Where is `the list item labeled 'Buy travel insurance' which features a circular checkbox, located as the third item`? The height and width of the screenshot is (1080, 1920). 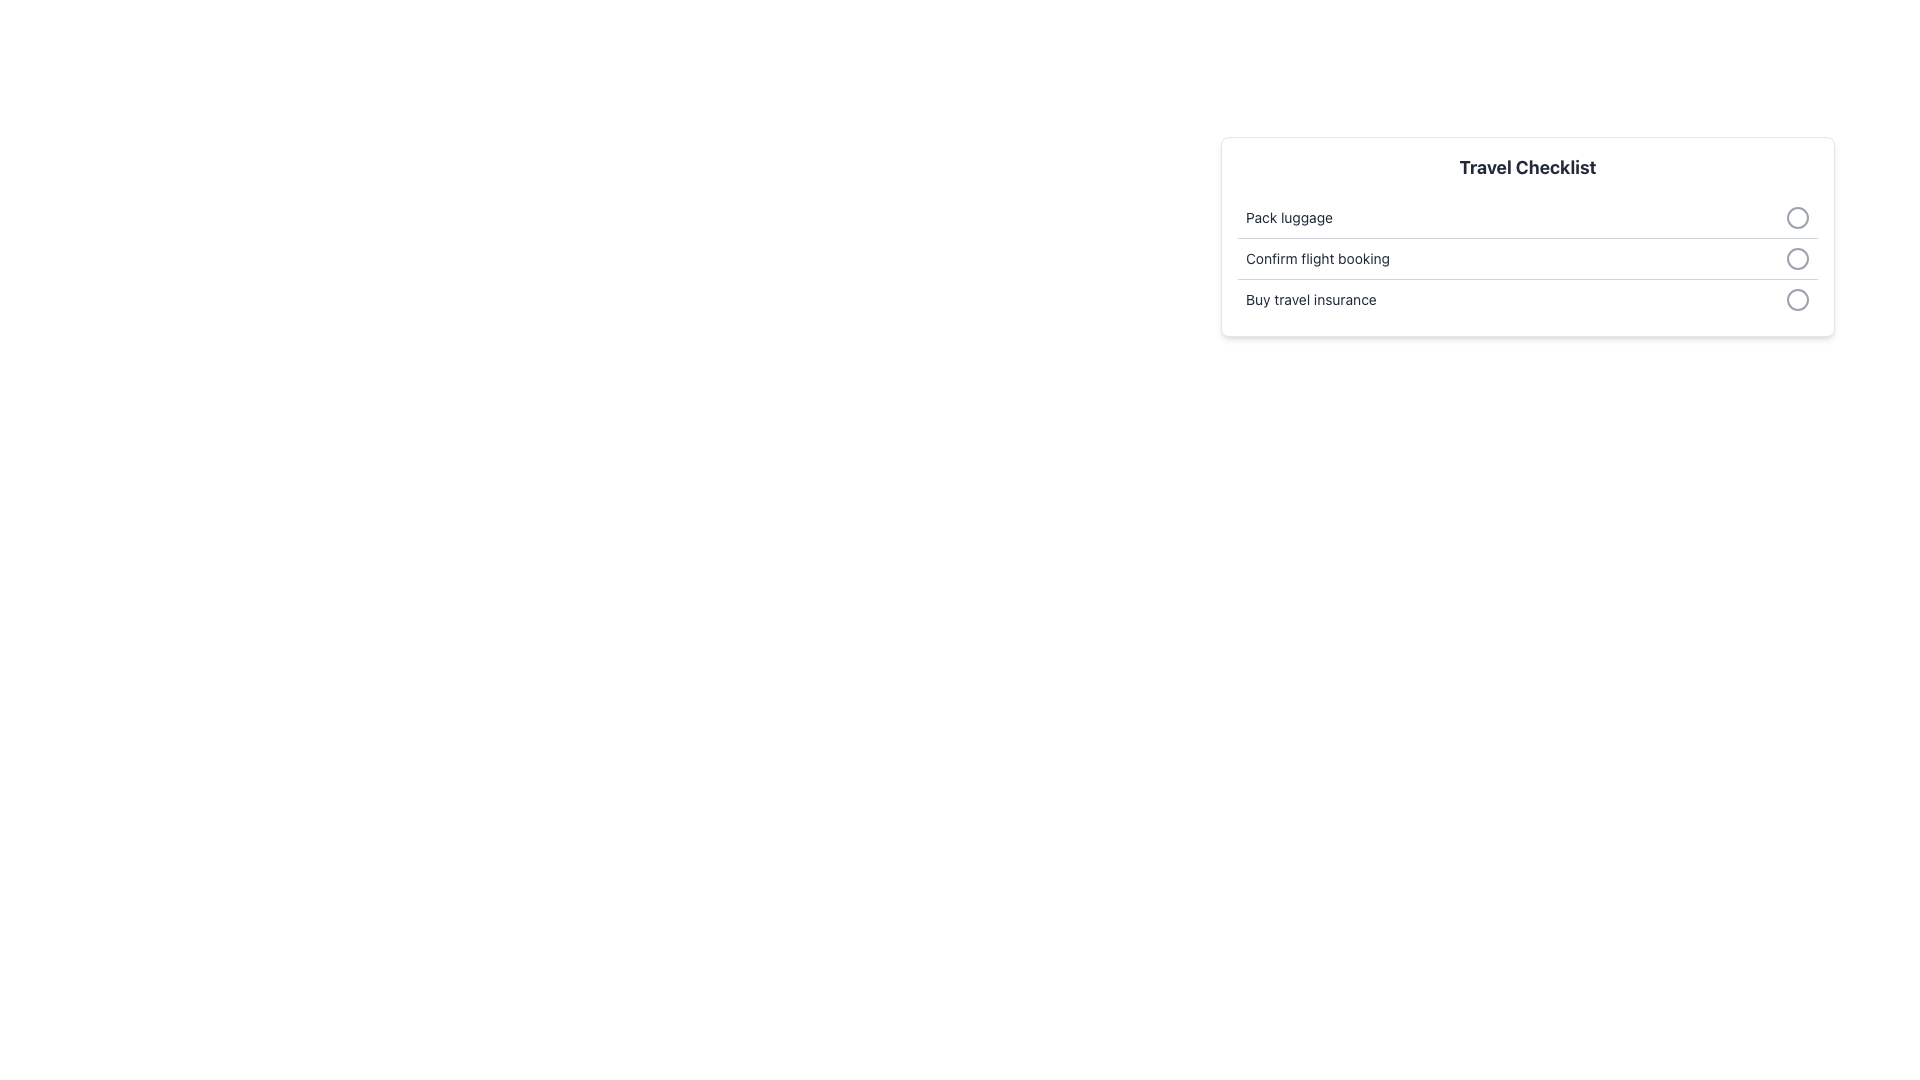
the list item labeled 'Buy travel insurance' which features a circular checkbox, located as the third item is located at coordinates (1526, 300).